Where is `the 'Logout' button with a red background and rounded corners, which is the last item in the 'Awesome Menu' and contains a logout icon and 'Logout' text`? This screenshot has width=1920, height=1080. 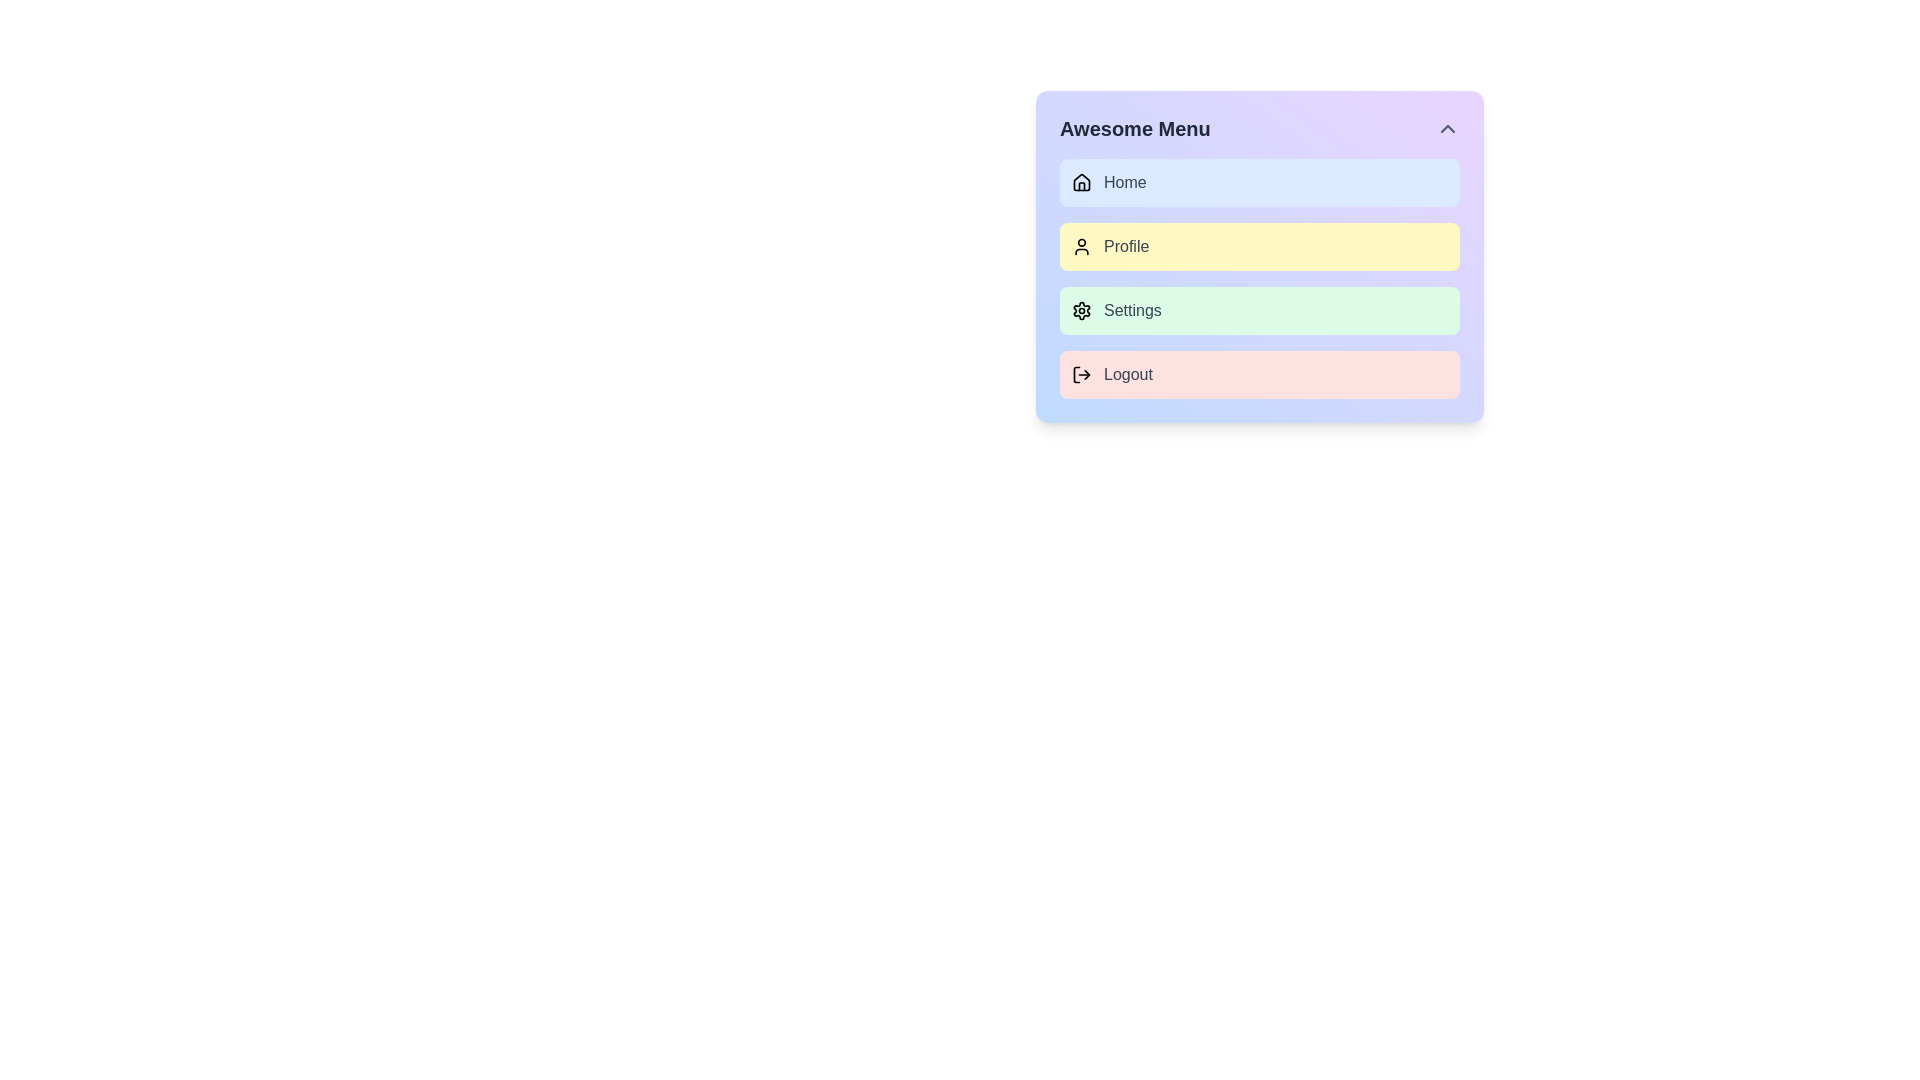 the 'Logout' button with a red background and rounded corners, which is the last item in the 'Awesome Menu' and contains a logout icon and 'Logout' text is located at coordinates (1258, 374).